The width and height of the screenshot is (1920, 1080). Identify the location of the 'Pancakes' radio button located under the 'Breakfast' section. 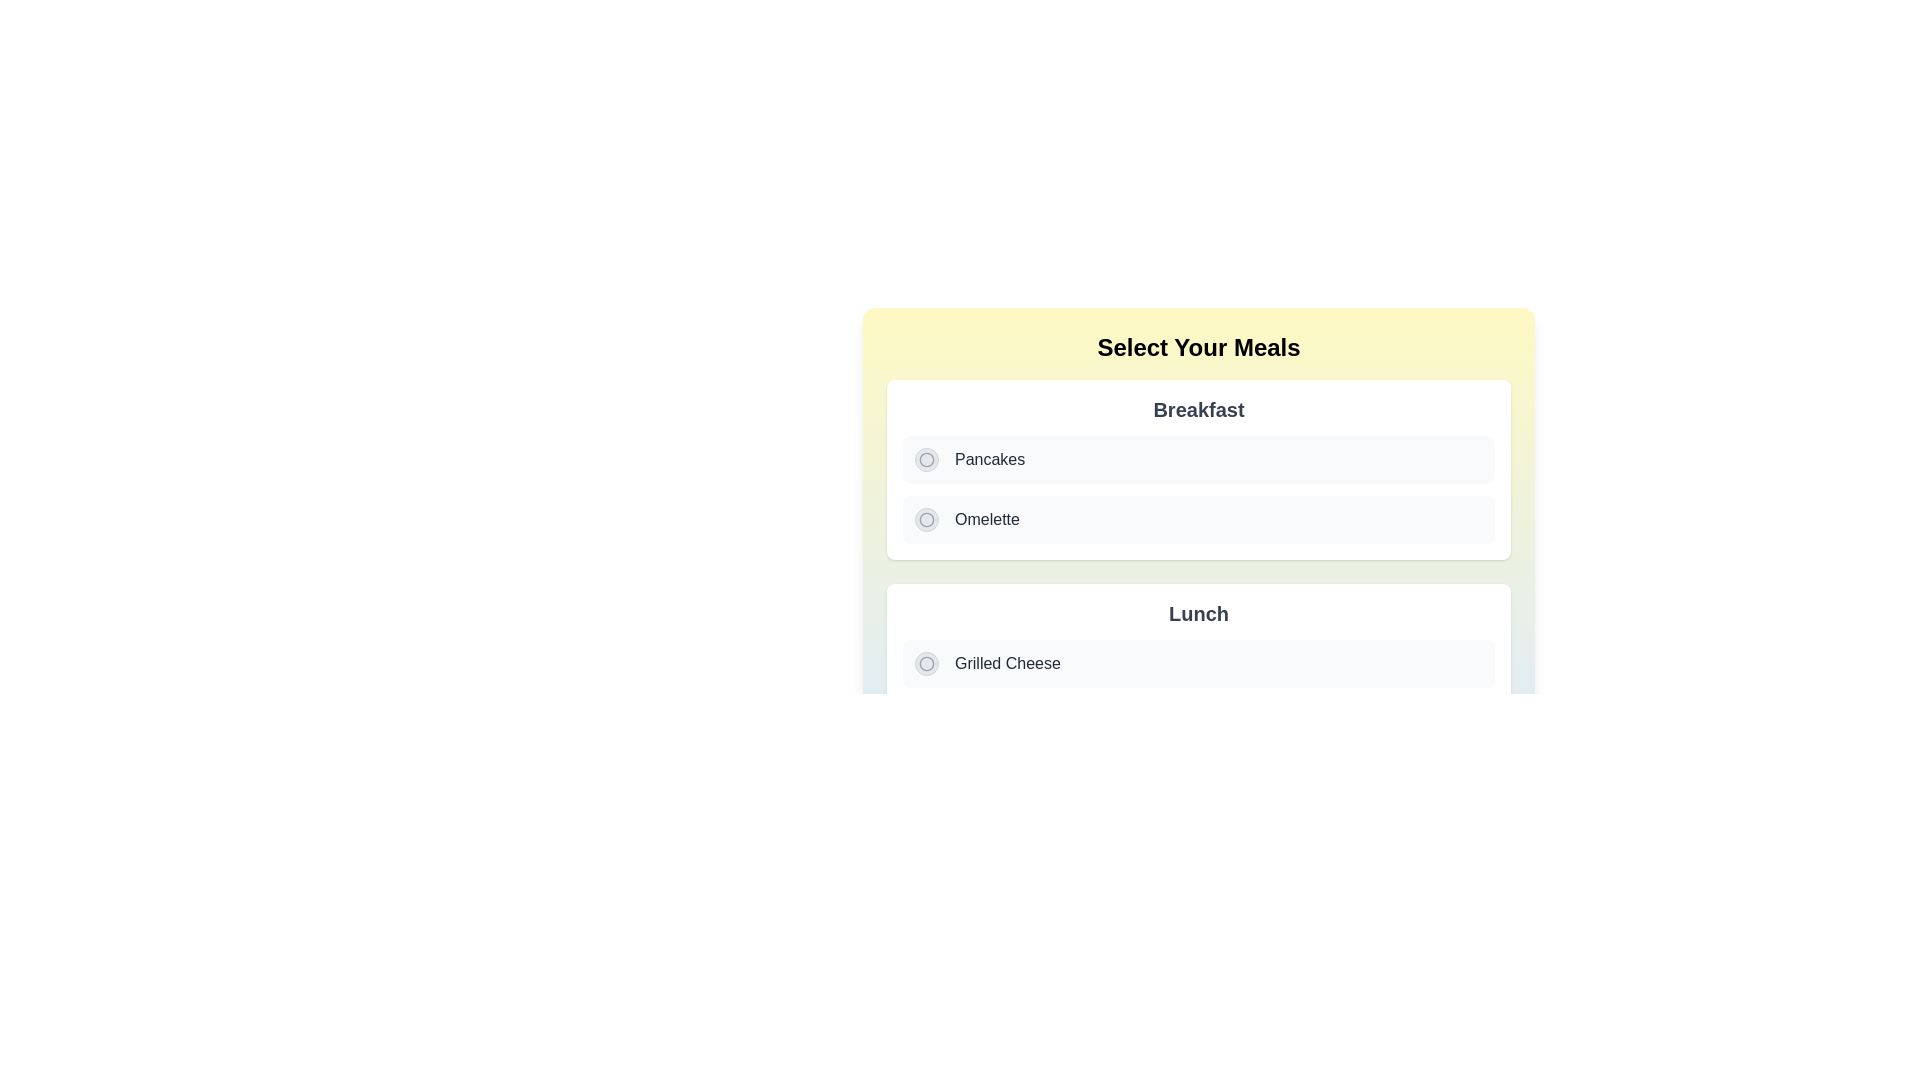
(1199, 459).